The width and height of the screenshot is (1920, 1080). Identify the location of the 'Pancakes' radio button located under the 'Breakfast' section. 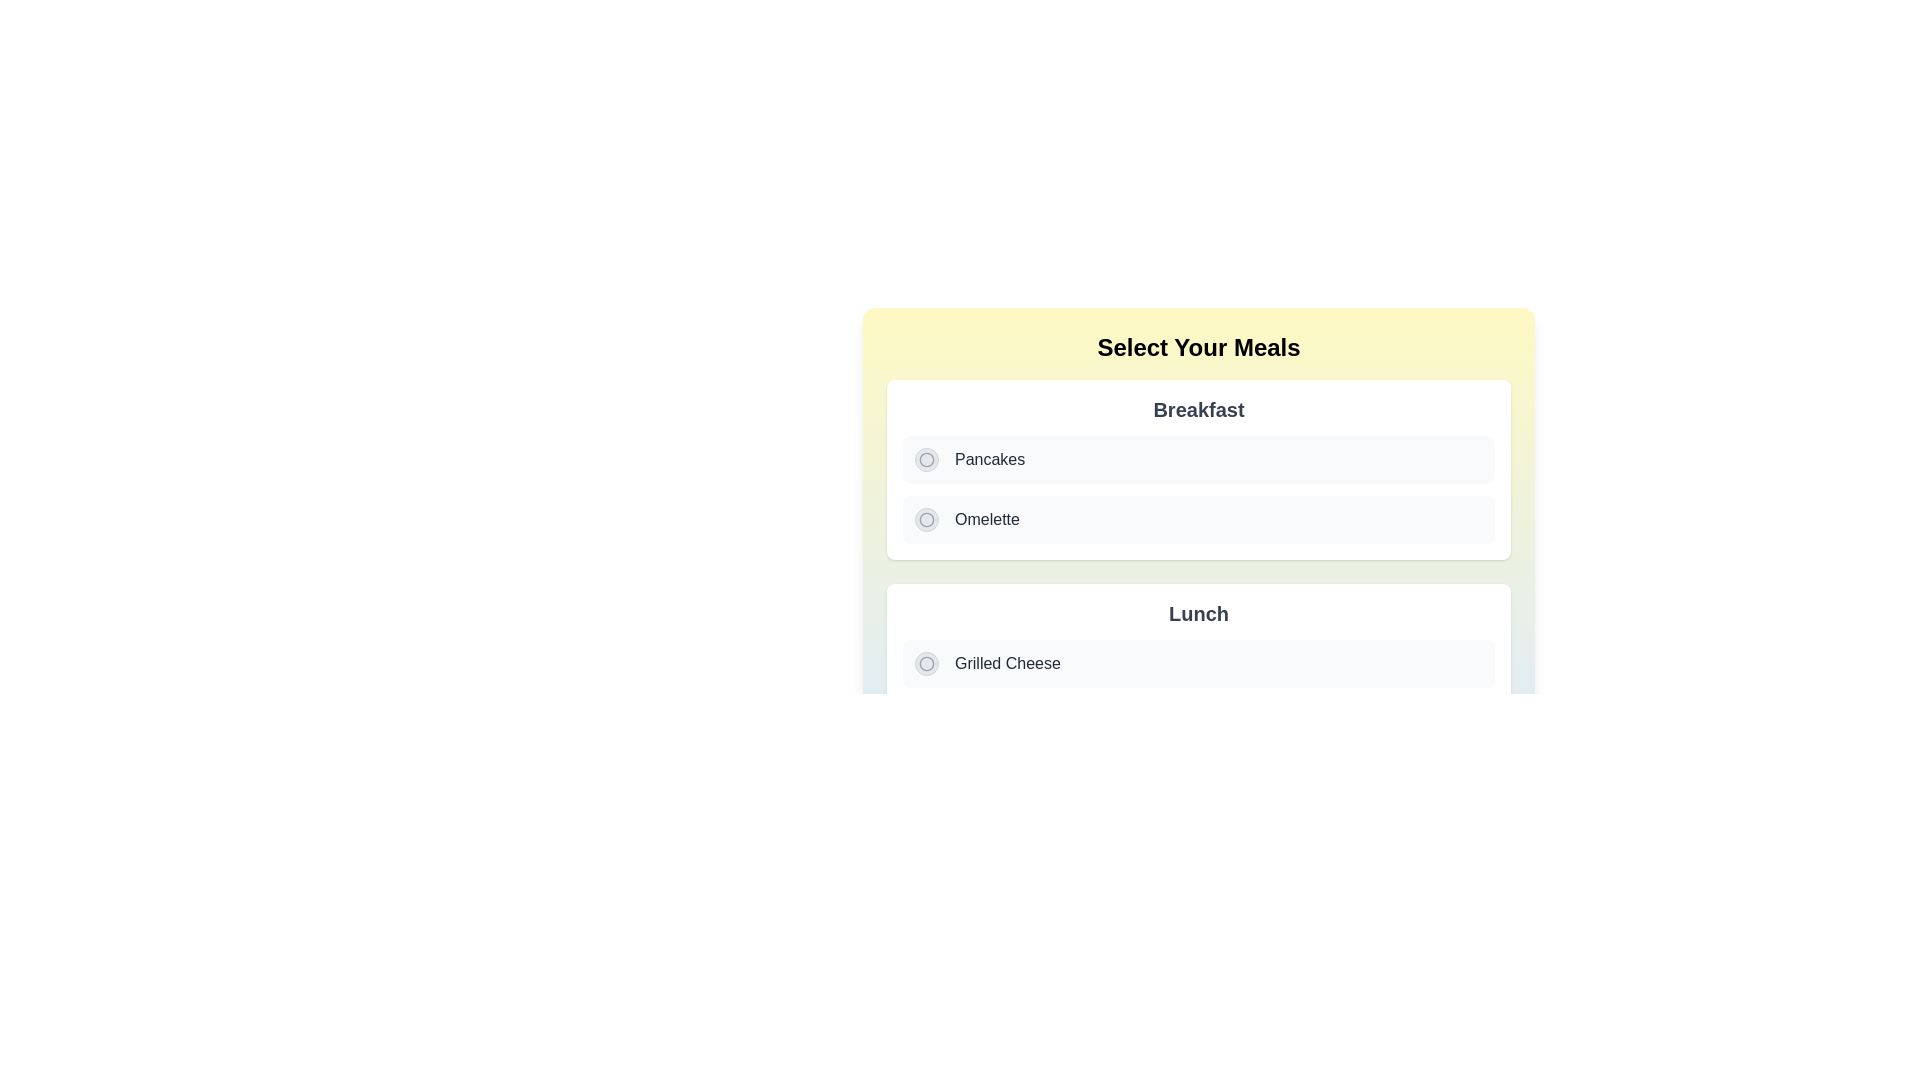
(1199, 459).